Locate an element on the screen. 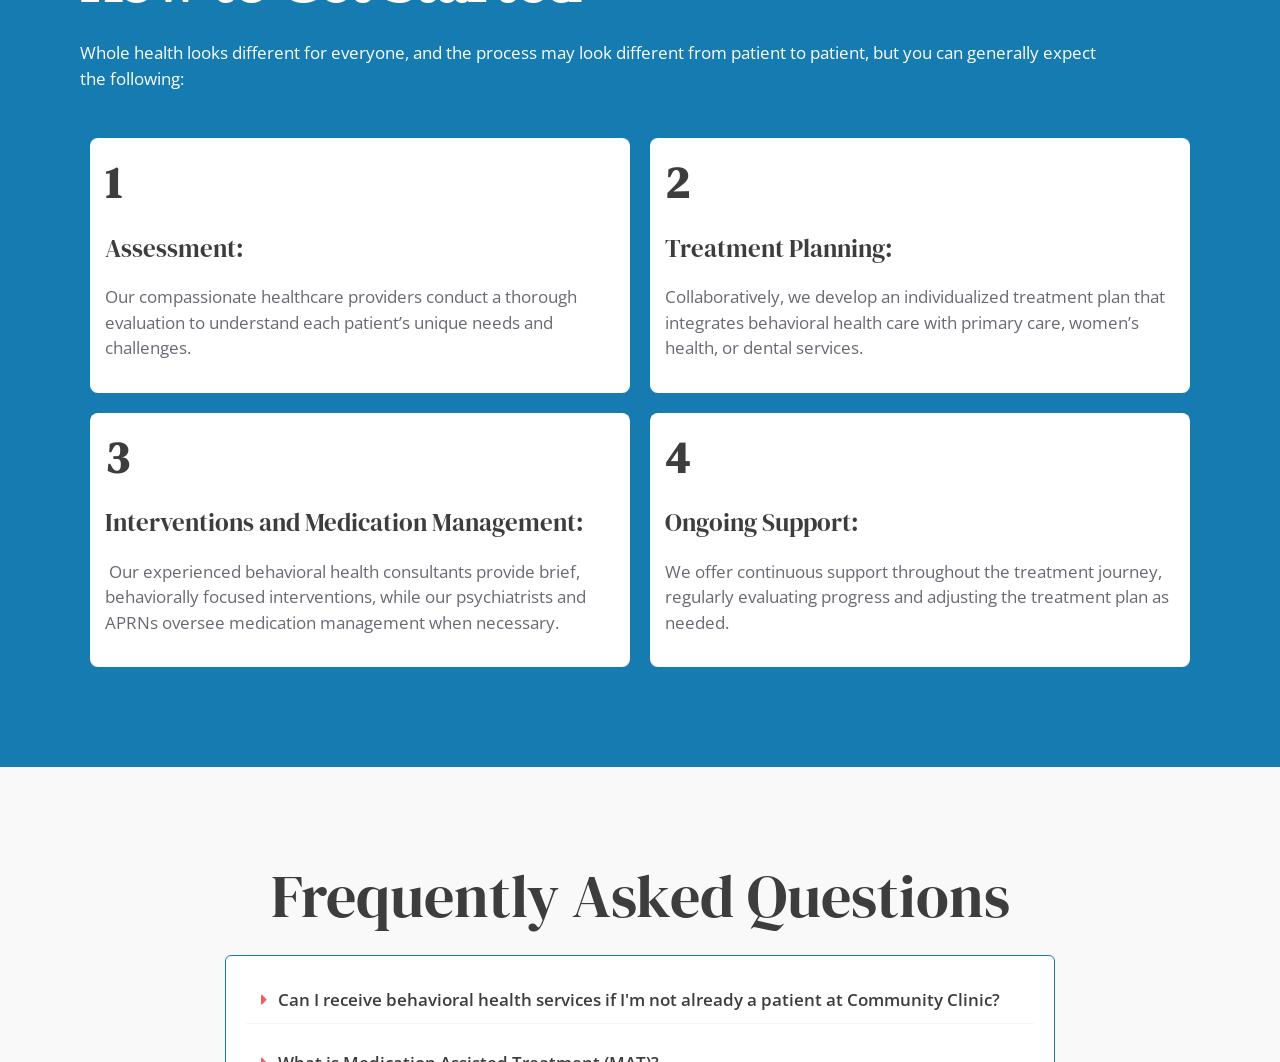 Image resolution: width=1280 pixels, height=1062 pixels. 'Interventions and Medication Management:' is located at coordinates (344, 520).